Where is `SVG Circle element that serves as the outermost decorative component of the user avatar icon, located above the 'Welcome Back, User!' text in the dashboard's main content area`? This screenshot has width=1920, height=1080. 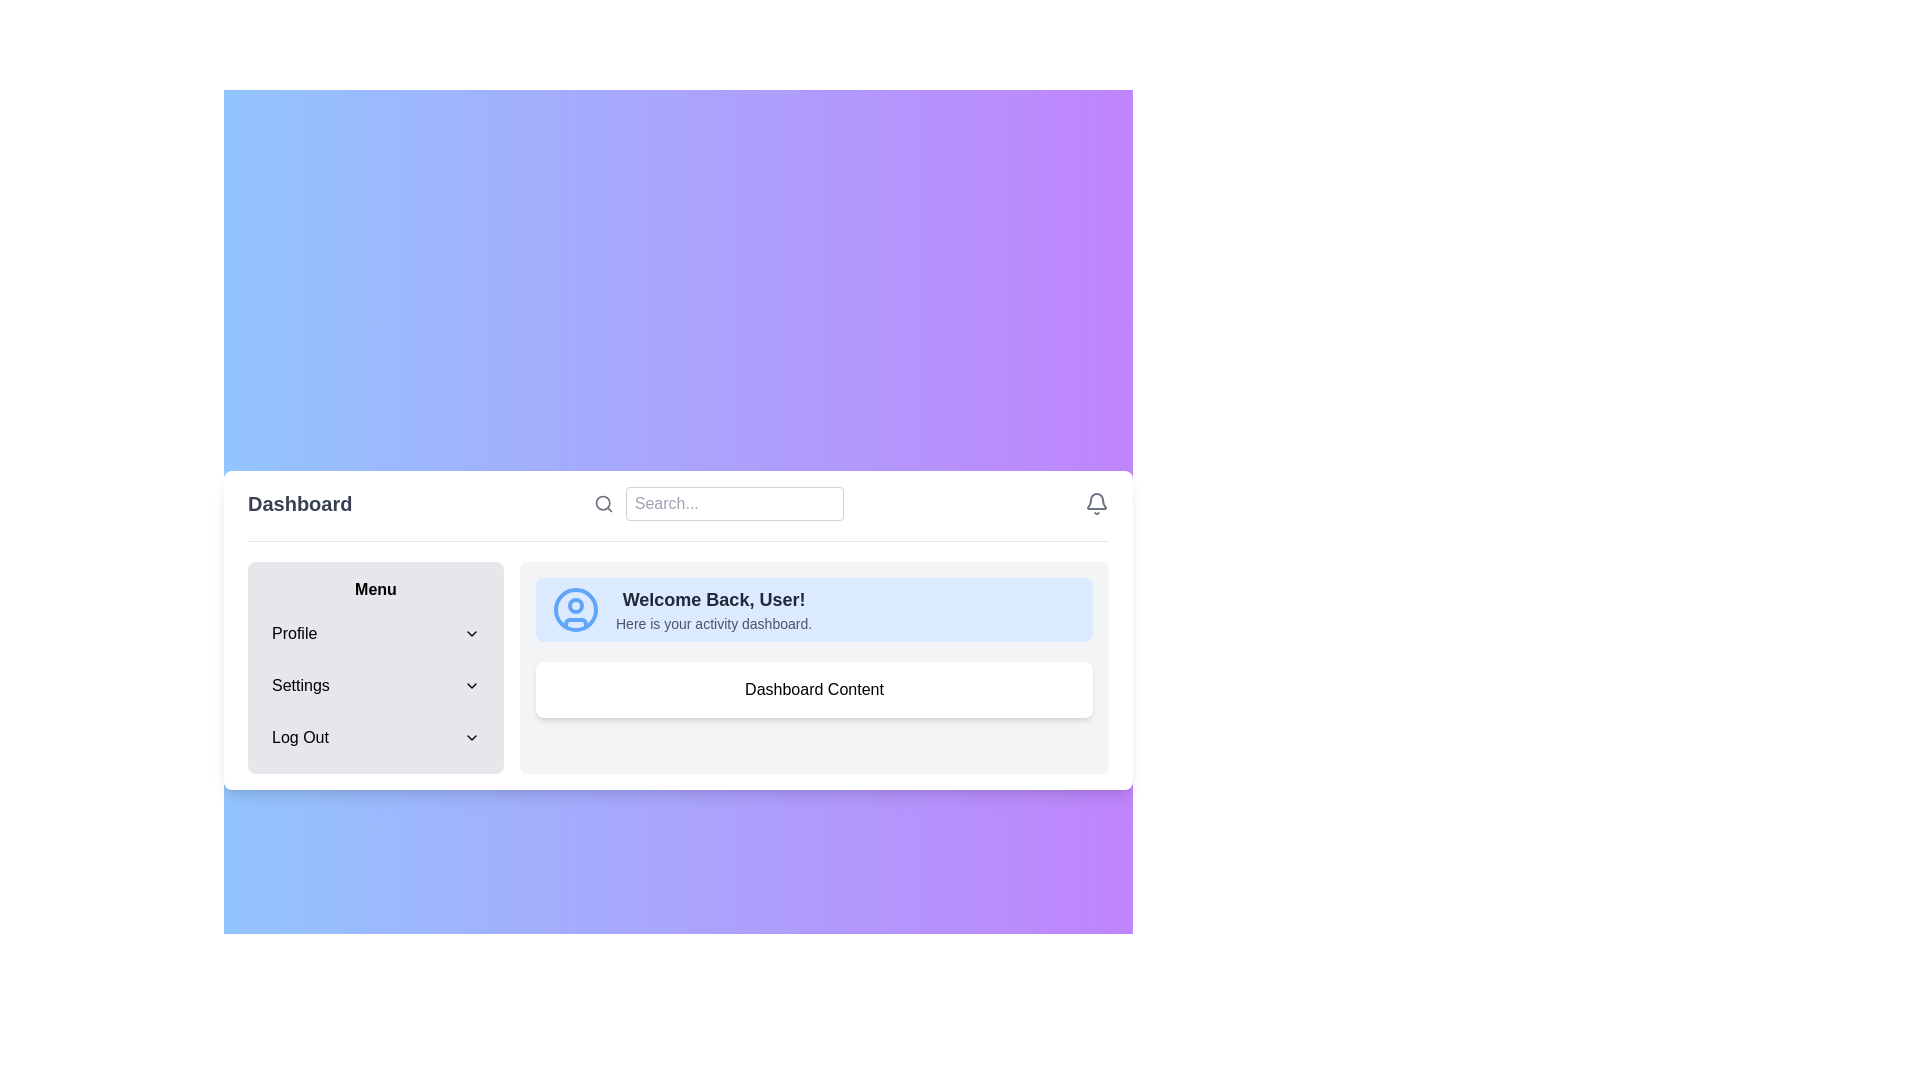 SVG Circle element that serves as the outermost decorative component of the user avatar icon, located above the 'Welcome Back, User!' text in the dashboard's main content area is located at coordinates (575, 608).